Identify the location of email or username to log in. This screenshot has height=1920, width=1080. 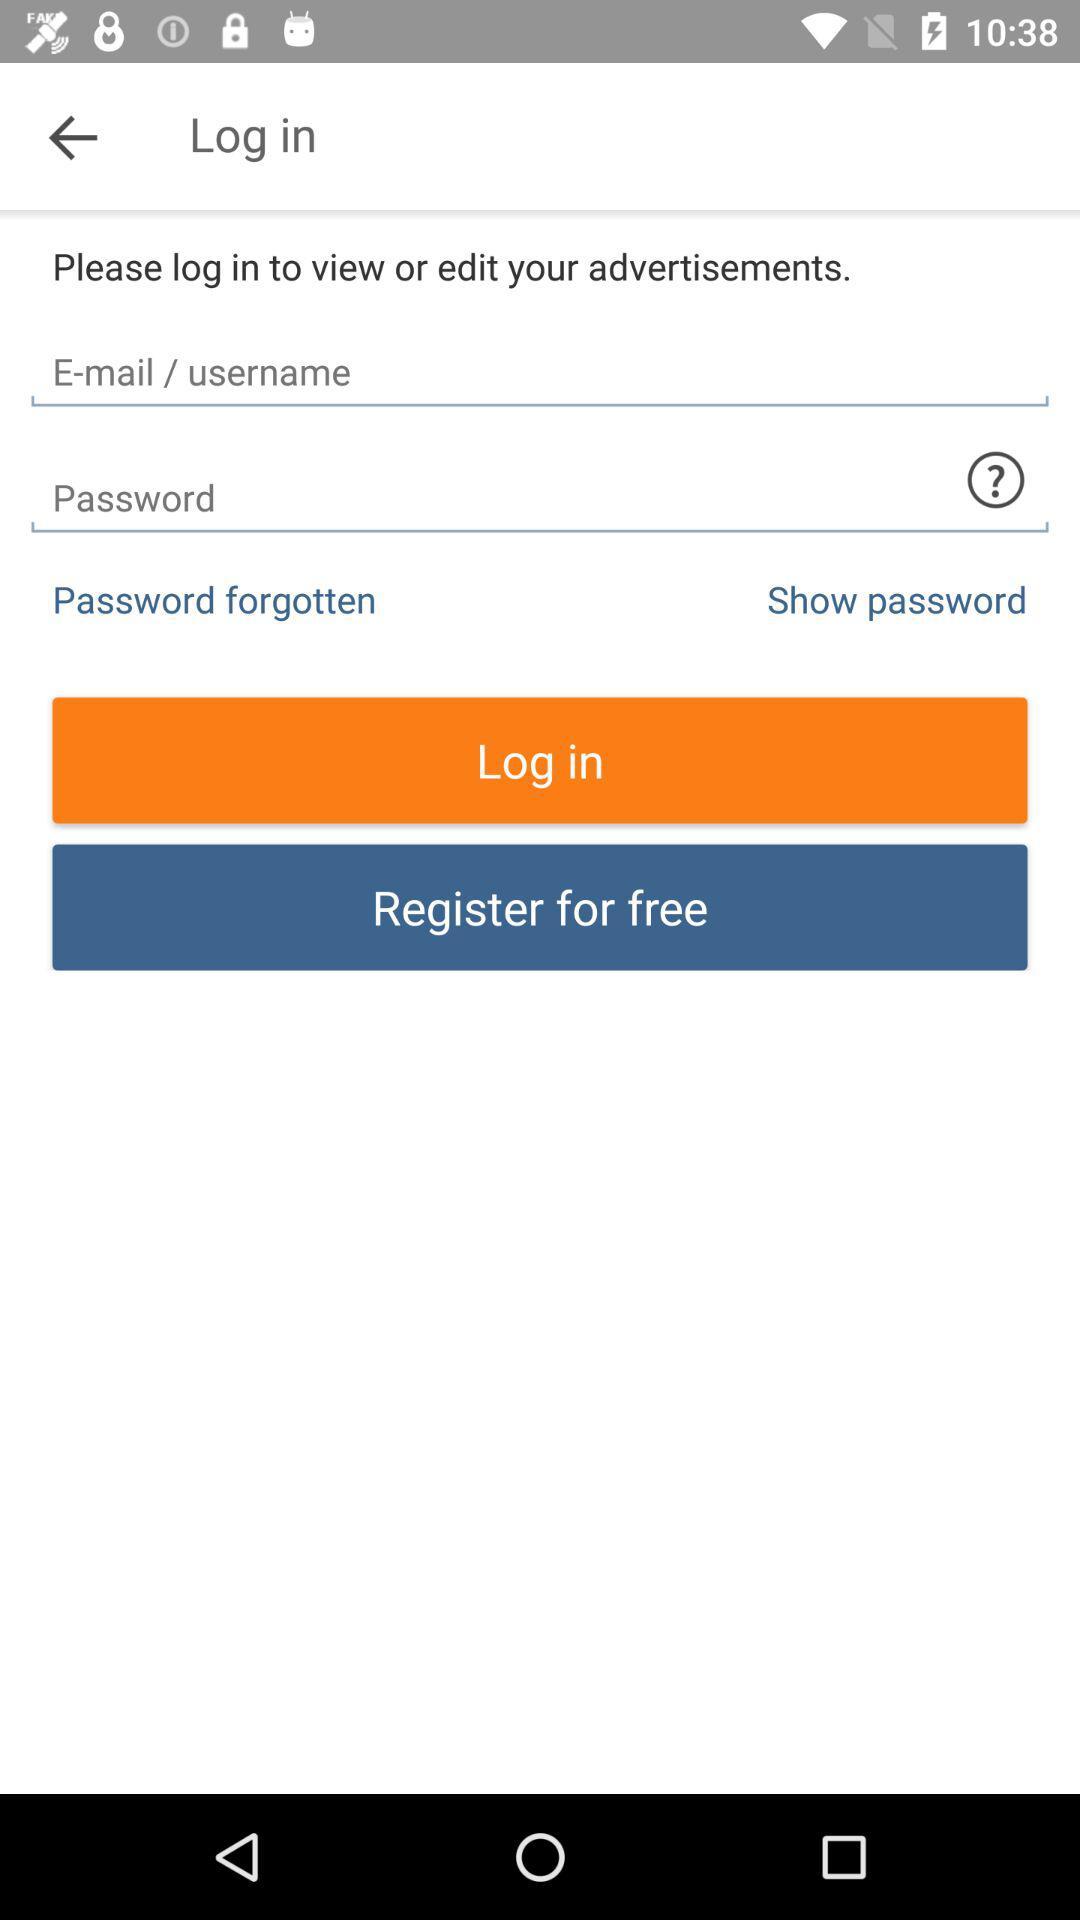
(540, 354).